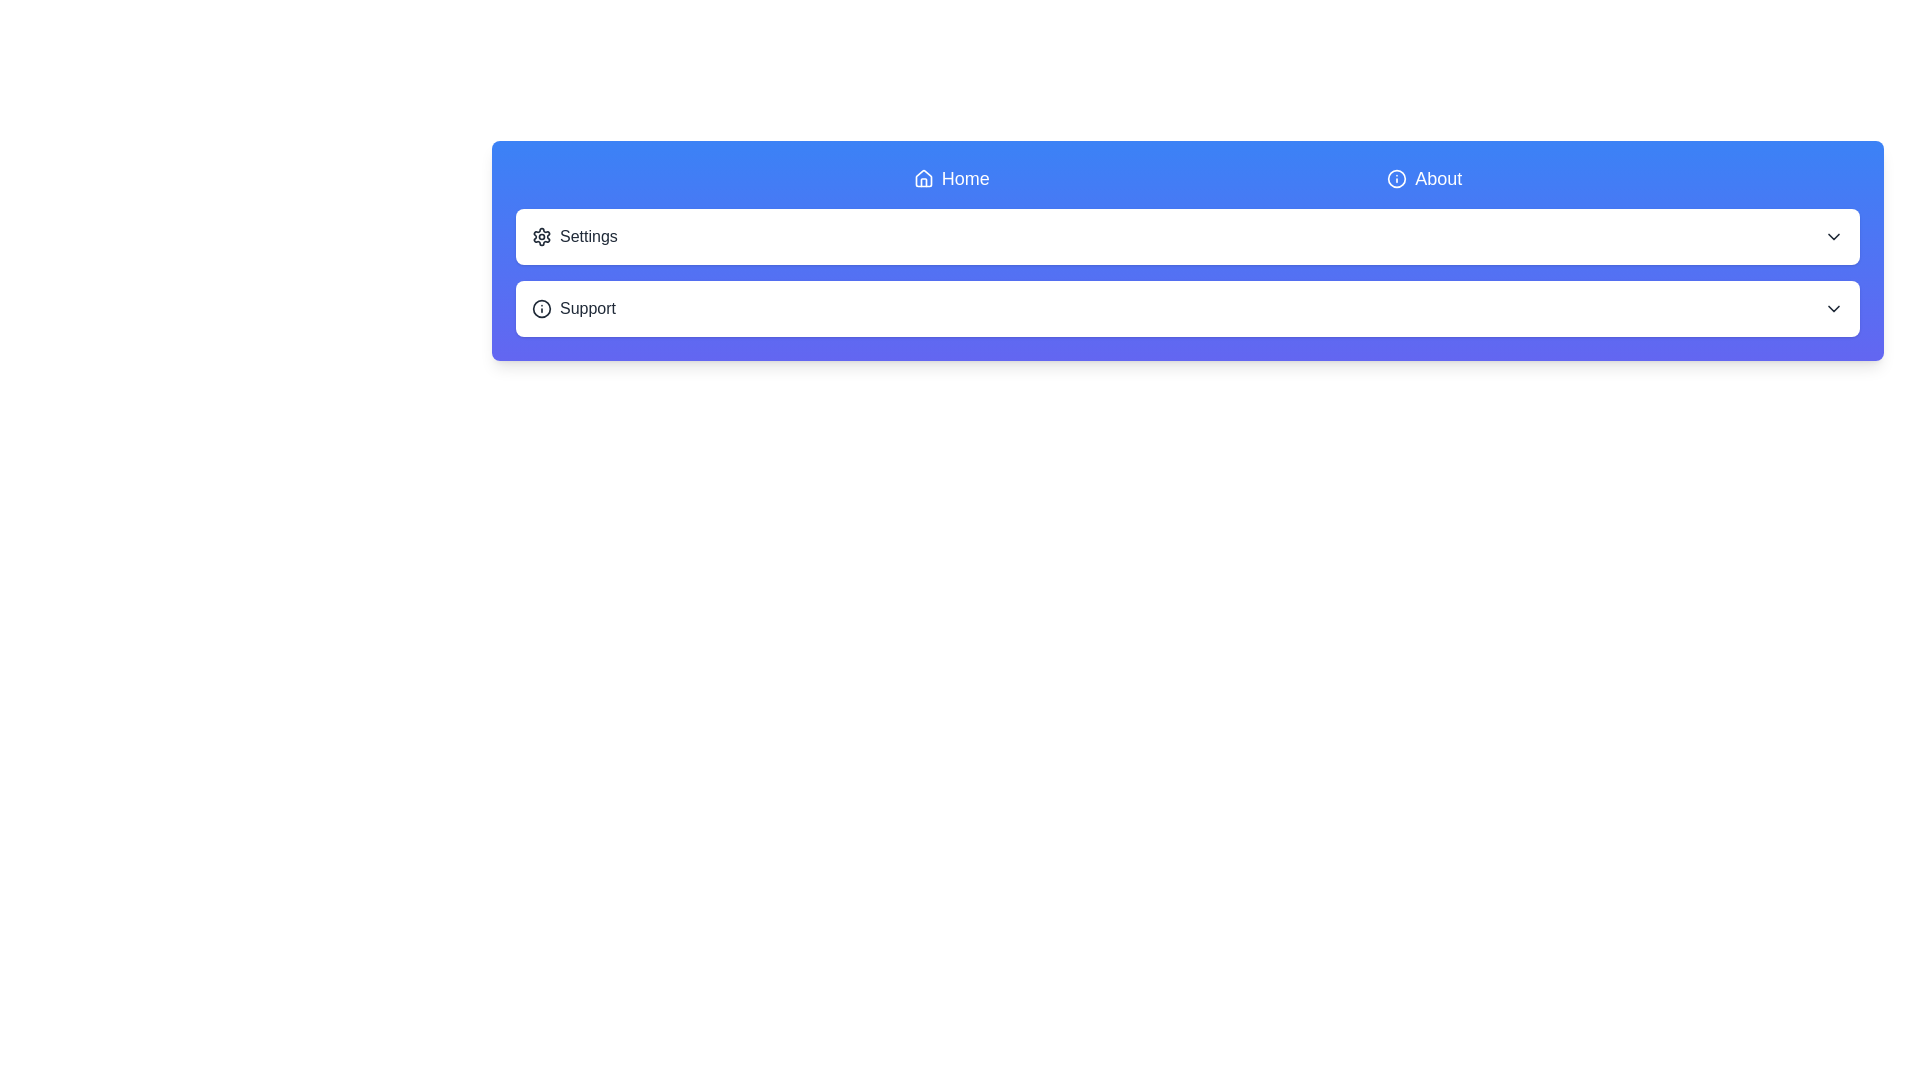  I want to click on the dropdown indicator icon located on the far right of the 'Support' row, so click(1833, 308).